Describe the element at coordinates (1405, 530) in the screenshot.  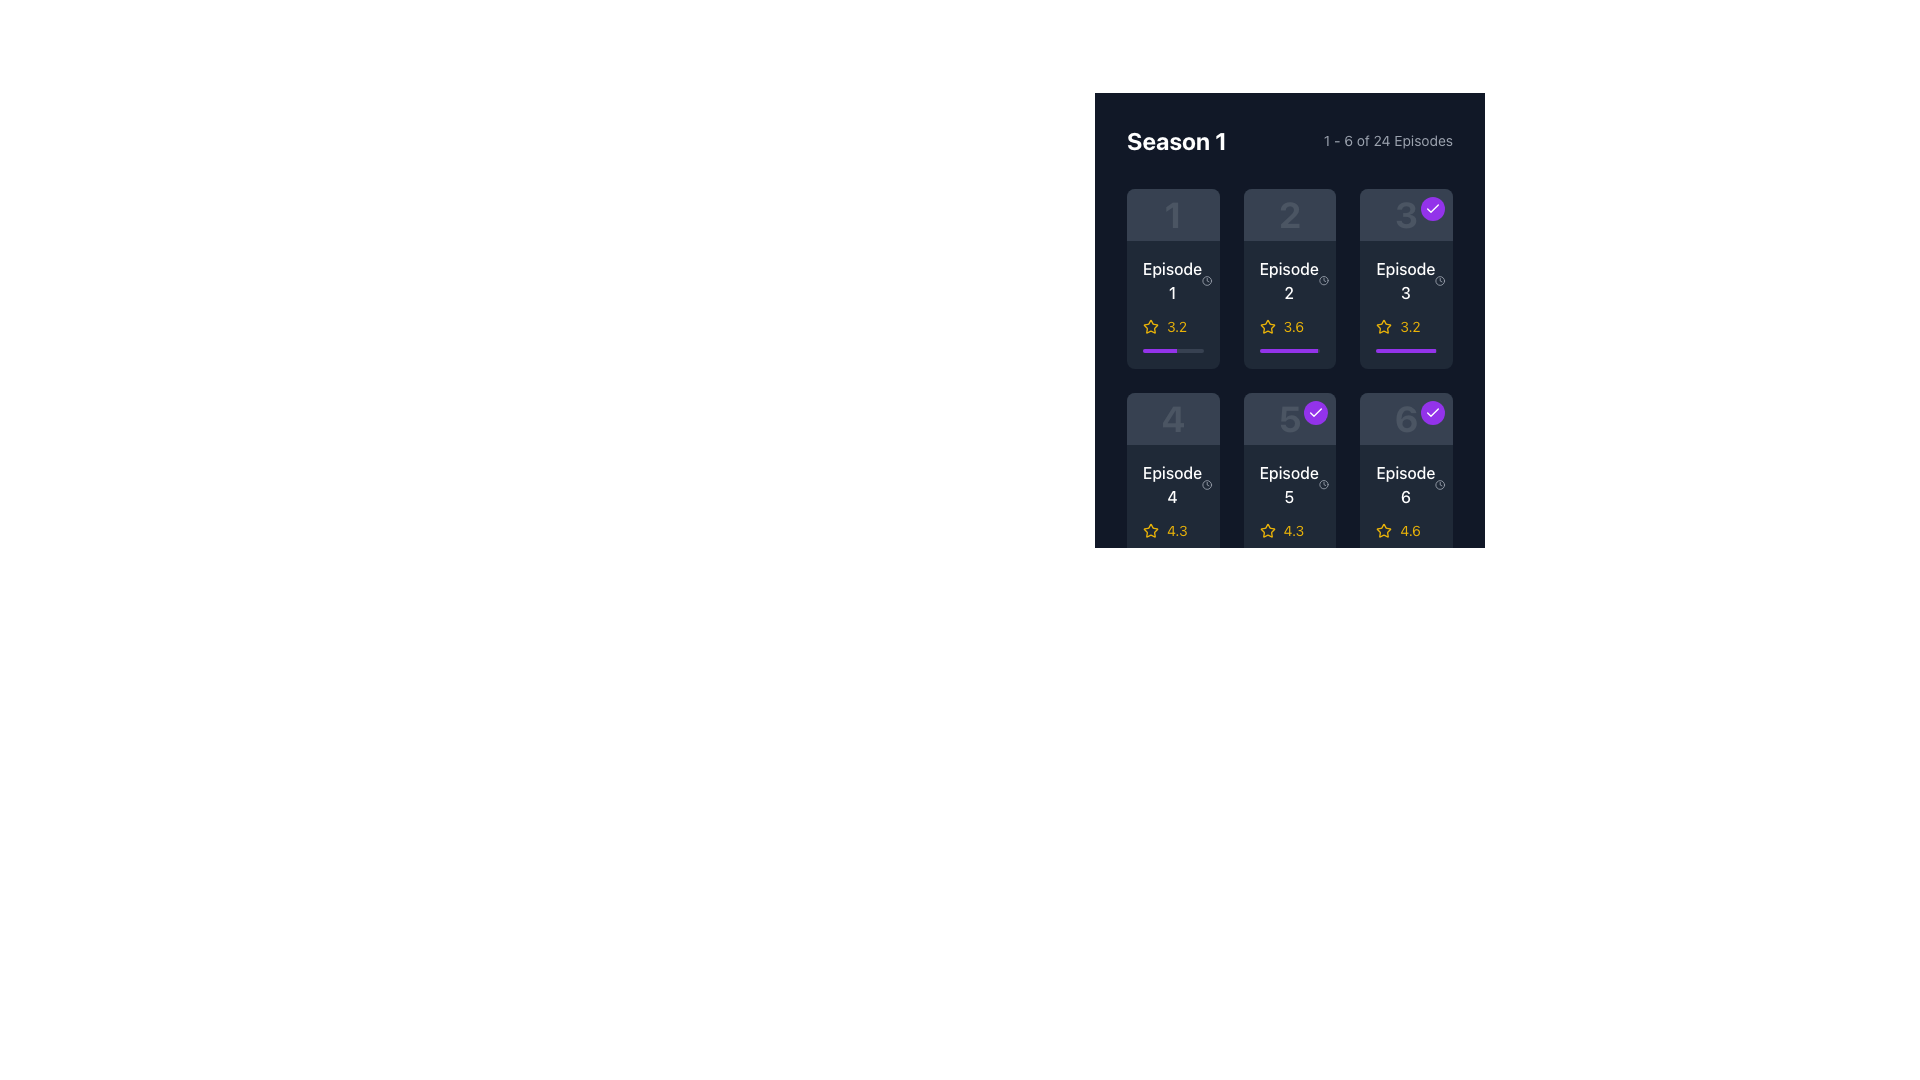
I see `the Rating display component showing a rating value of '4.6' with a yellow font and an outlined star icon, associated with 'Episode 6' in the bottom-right corner of the grid in the 'Season 1' section` at that location.